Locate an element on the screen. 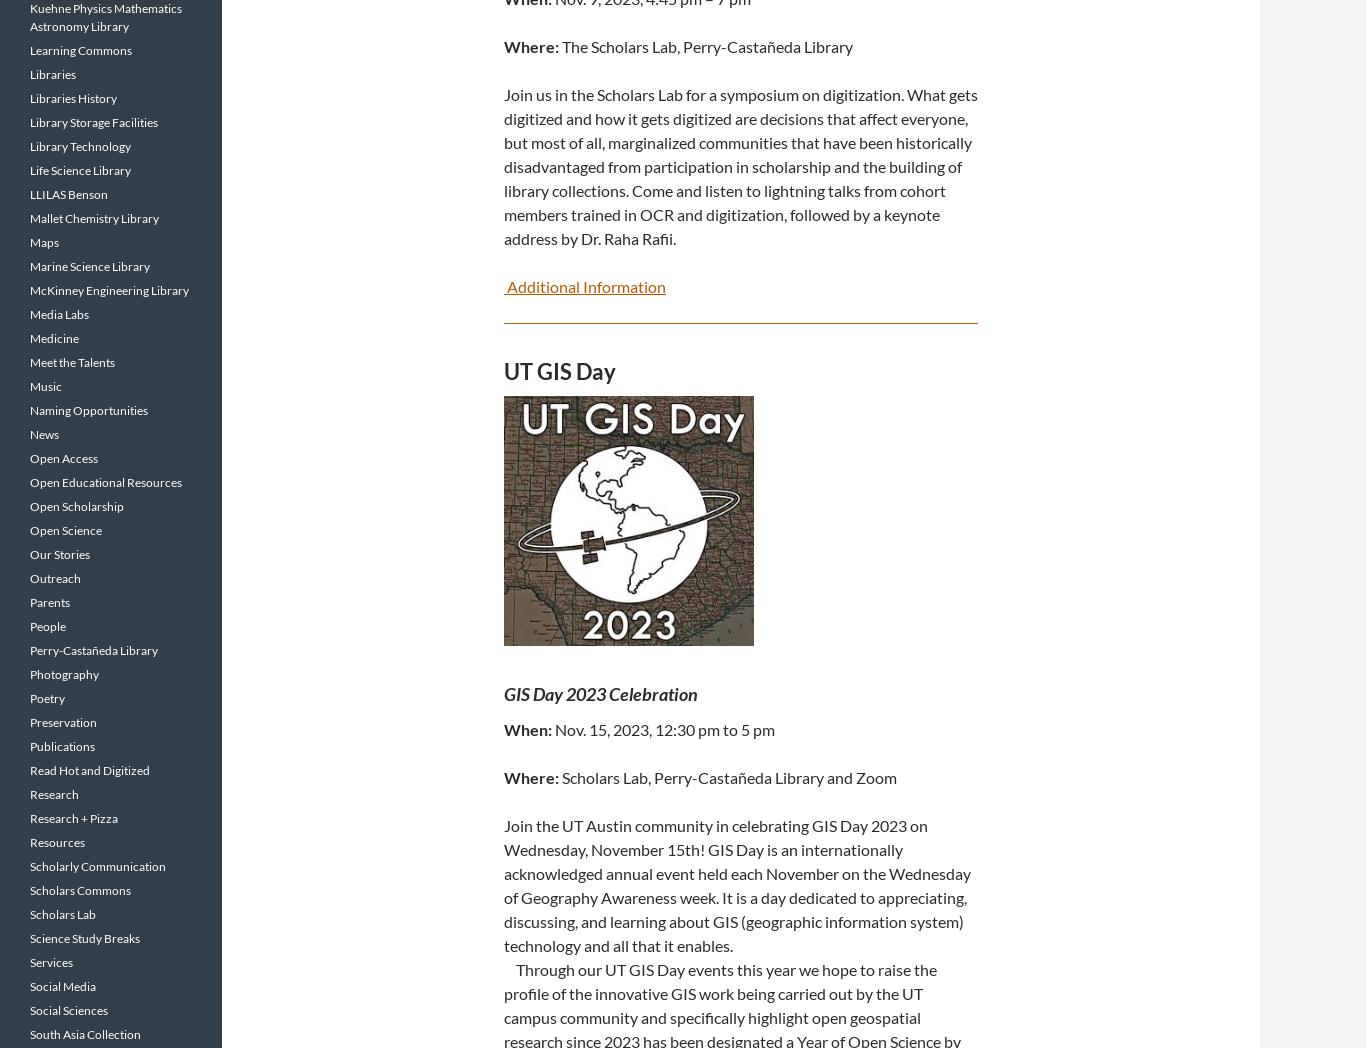 The image size is (1366, 1048). 'Join the UT Austin community in celebrating GIS Day 2023 on Wednesday, November 15th! GIS Day is an internationally acknowledged annual event held each November on the Wednesday of Geography Awareness week. It is a day dedicated to appreciating, discussing, and learning about GIS (geographic information system) technology and all that it enables.' is located at coordinates (737, 883).